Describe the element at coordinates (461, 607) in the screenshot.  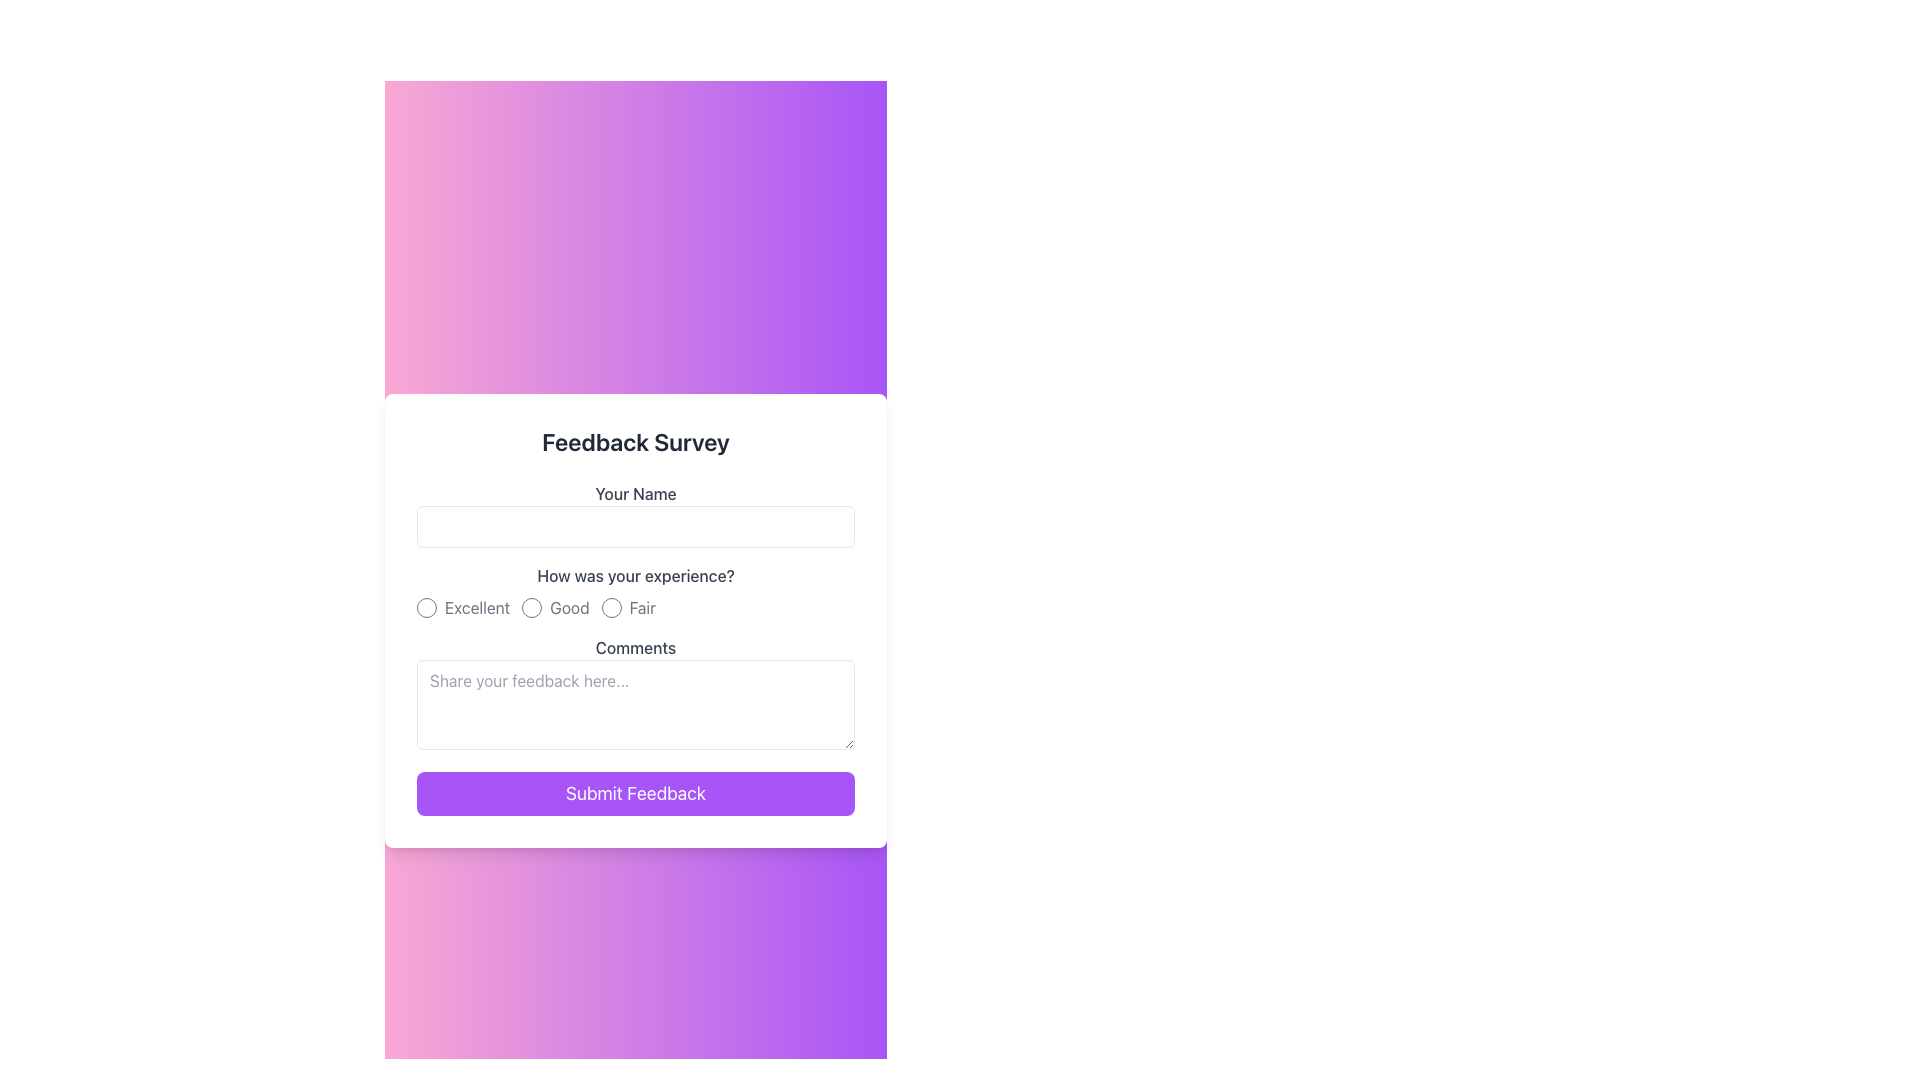
I see `the radio button` at that location.